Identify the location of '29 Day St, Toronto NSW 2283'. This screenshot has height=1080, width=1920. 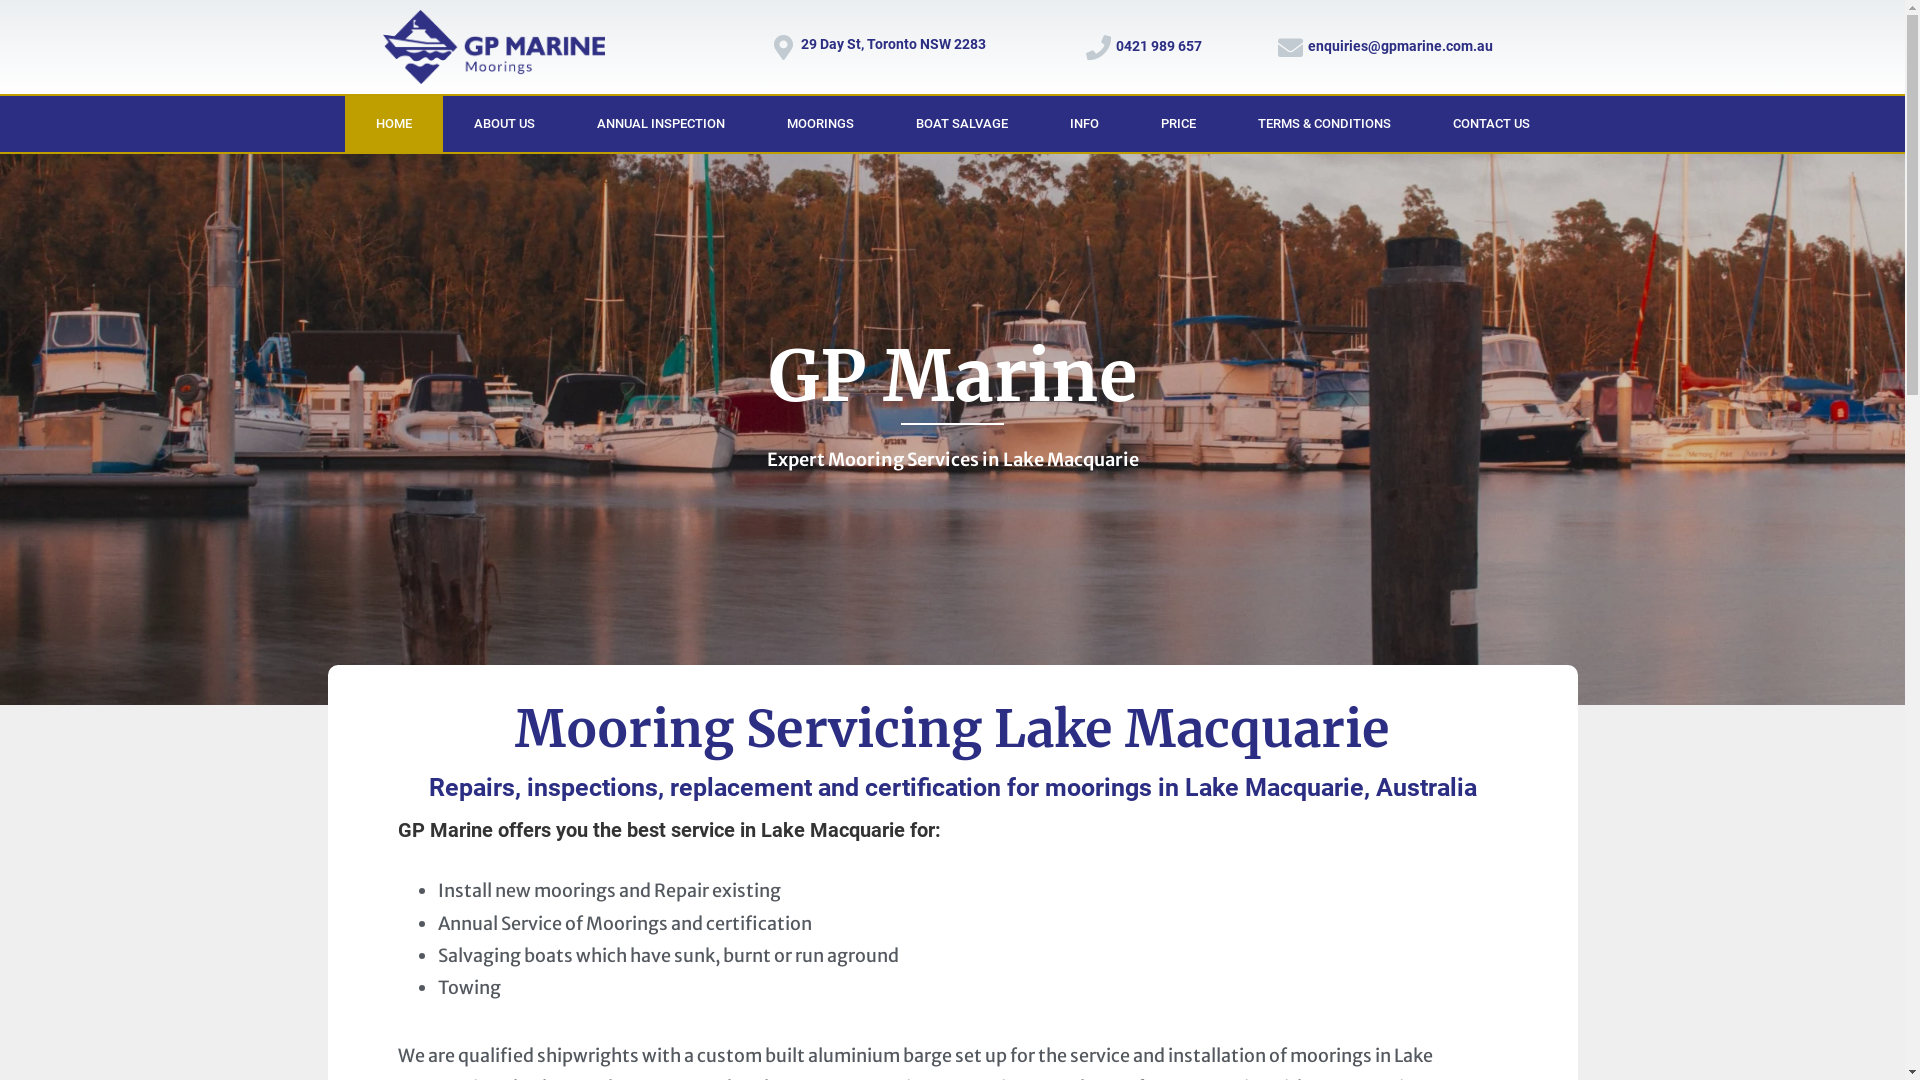
(800, 43).